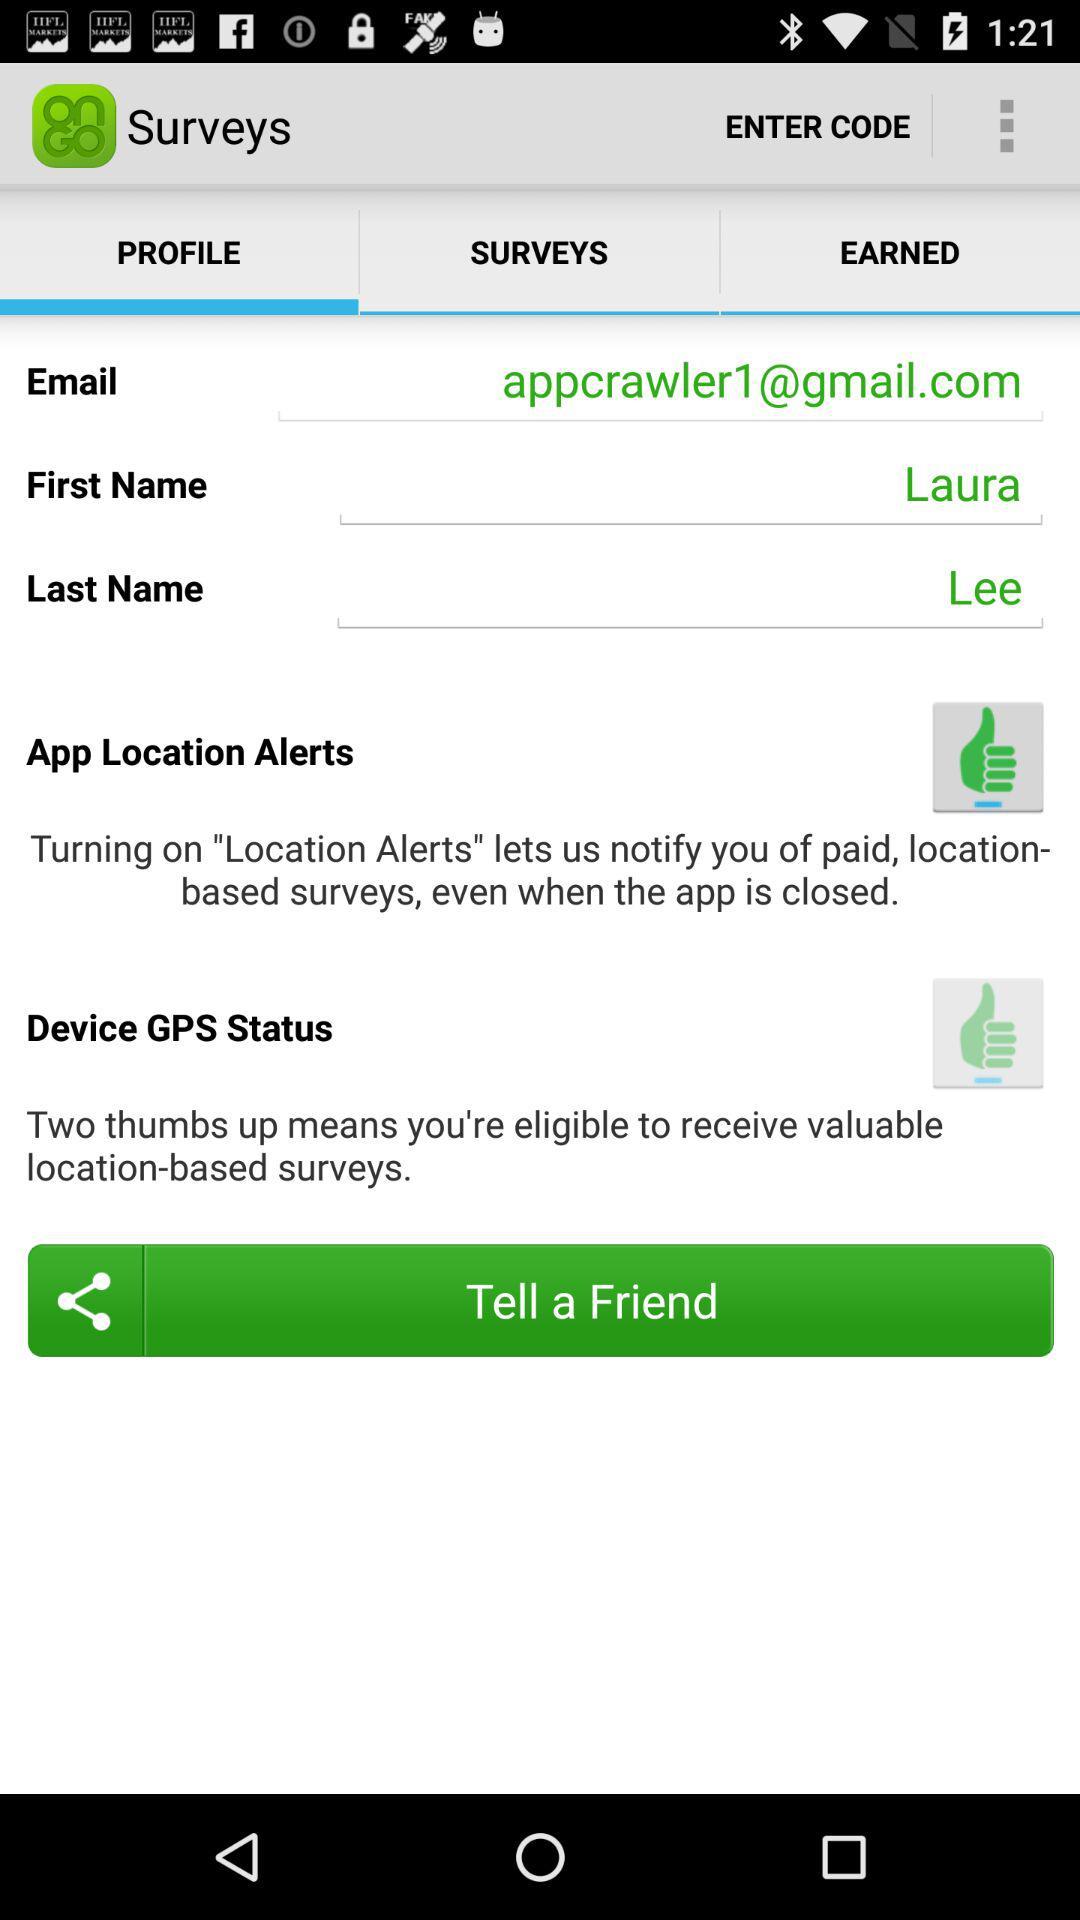  I want to click on the item to the right of app location alerts, so click(987, 756).